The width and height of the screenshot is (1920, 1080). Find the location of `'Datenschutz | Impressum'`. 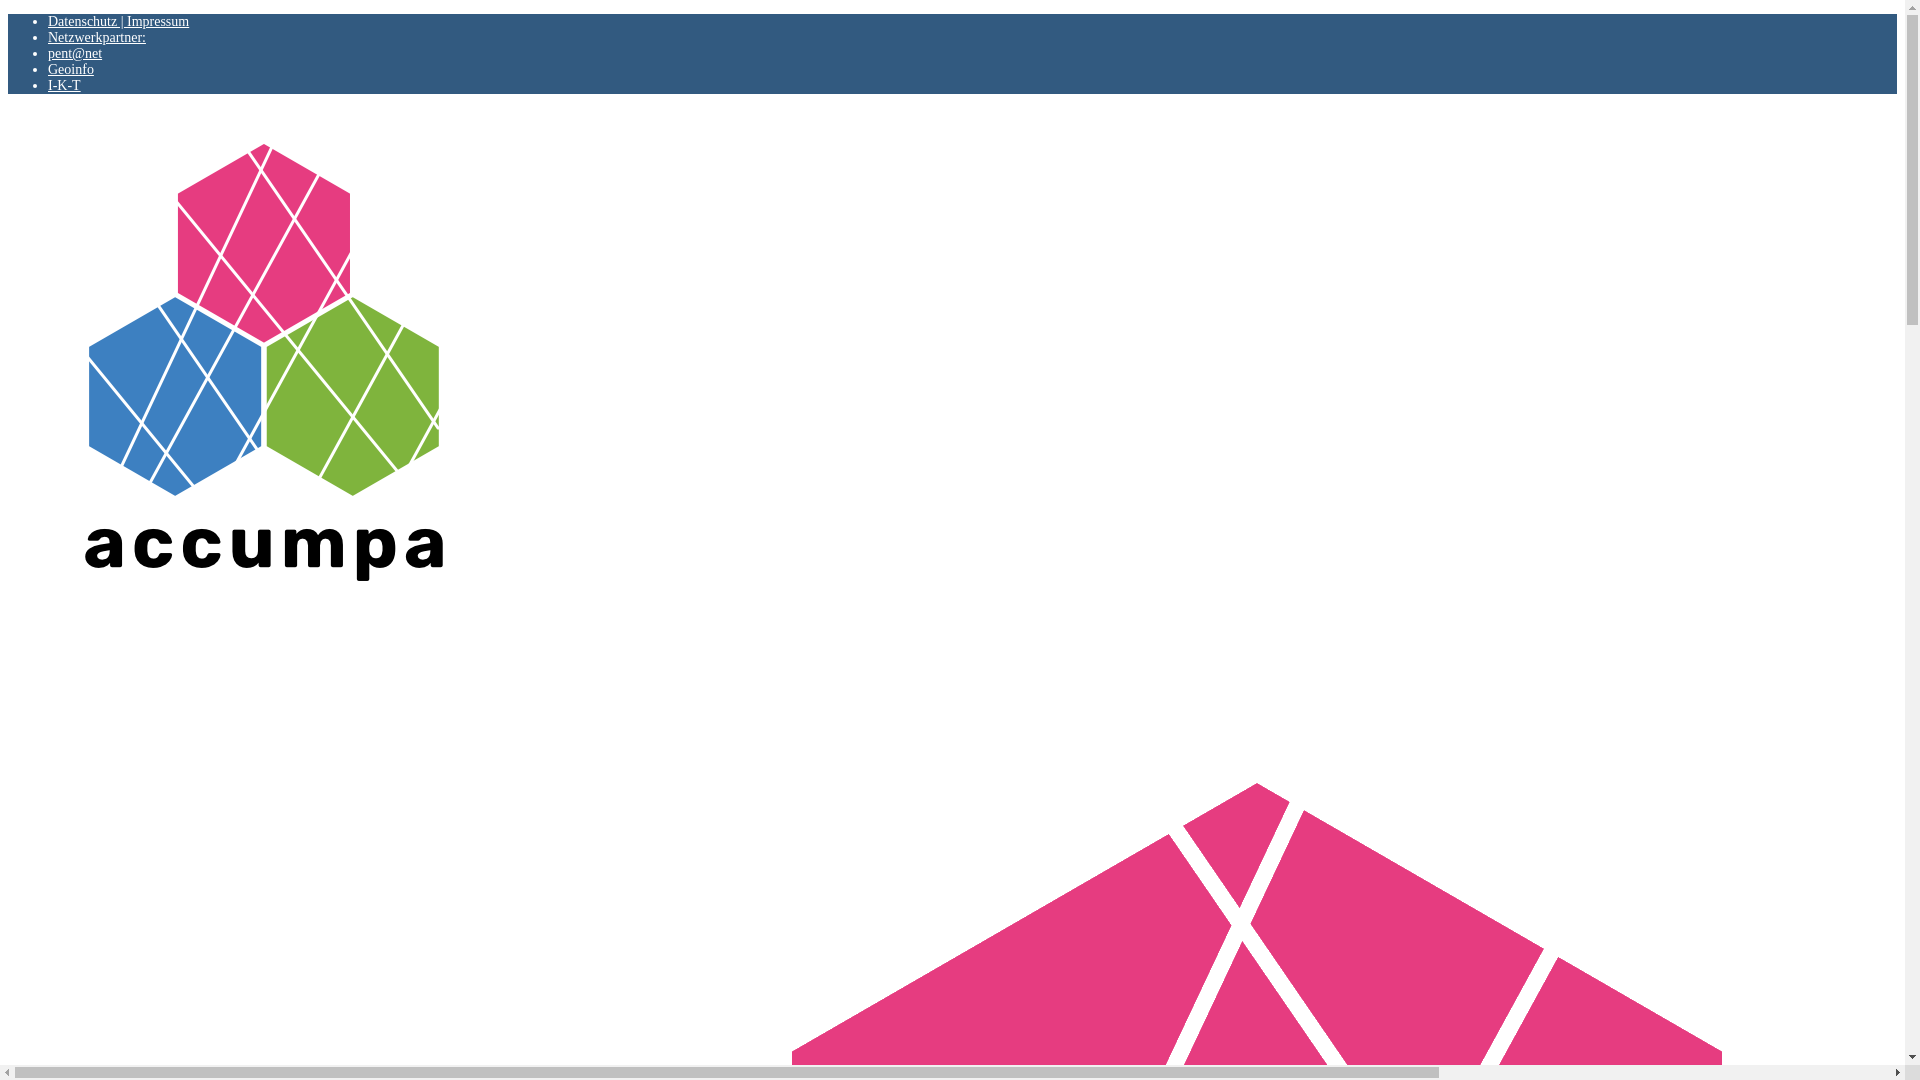

'Datenschutz | Impressum' is located at coordinates (117, 21).